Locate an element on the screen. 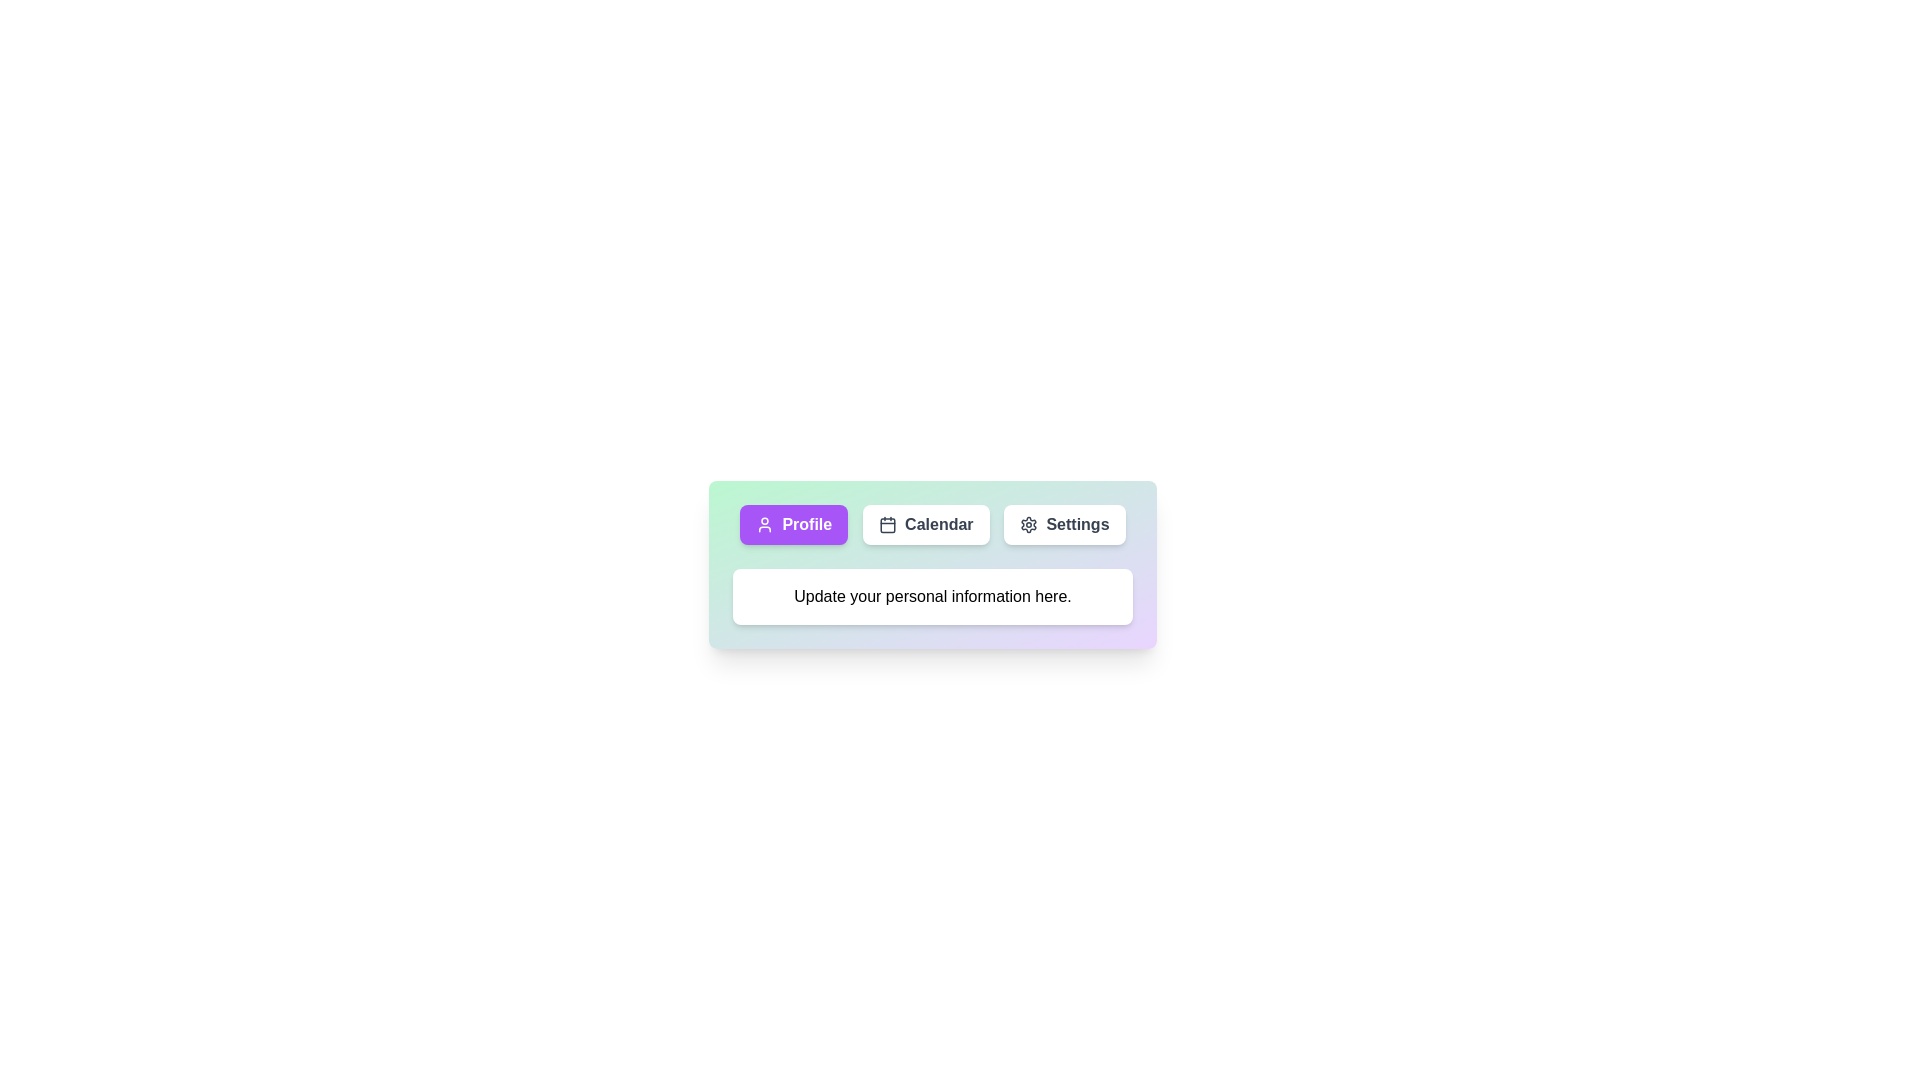 The height and width of the screenshot is (1080, 1920). the informational text box that instructs users about updating personal information, located beneath 'Profile', 'Calendar', and 'Settings' is located at coordinates (931, 596).